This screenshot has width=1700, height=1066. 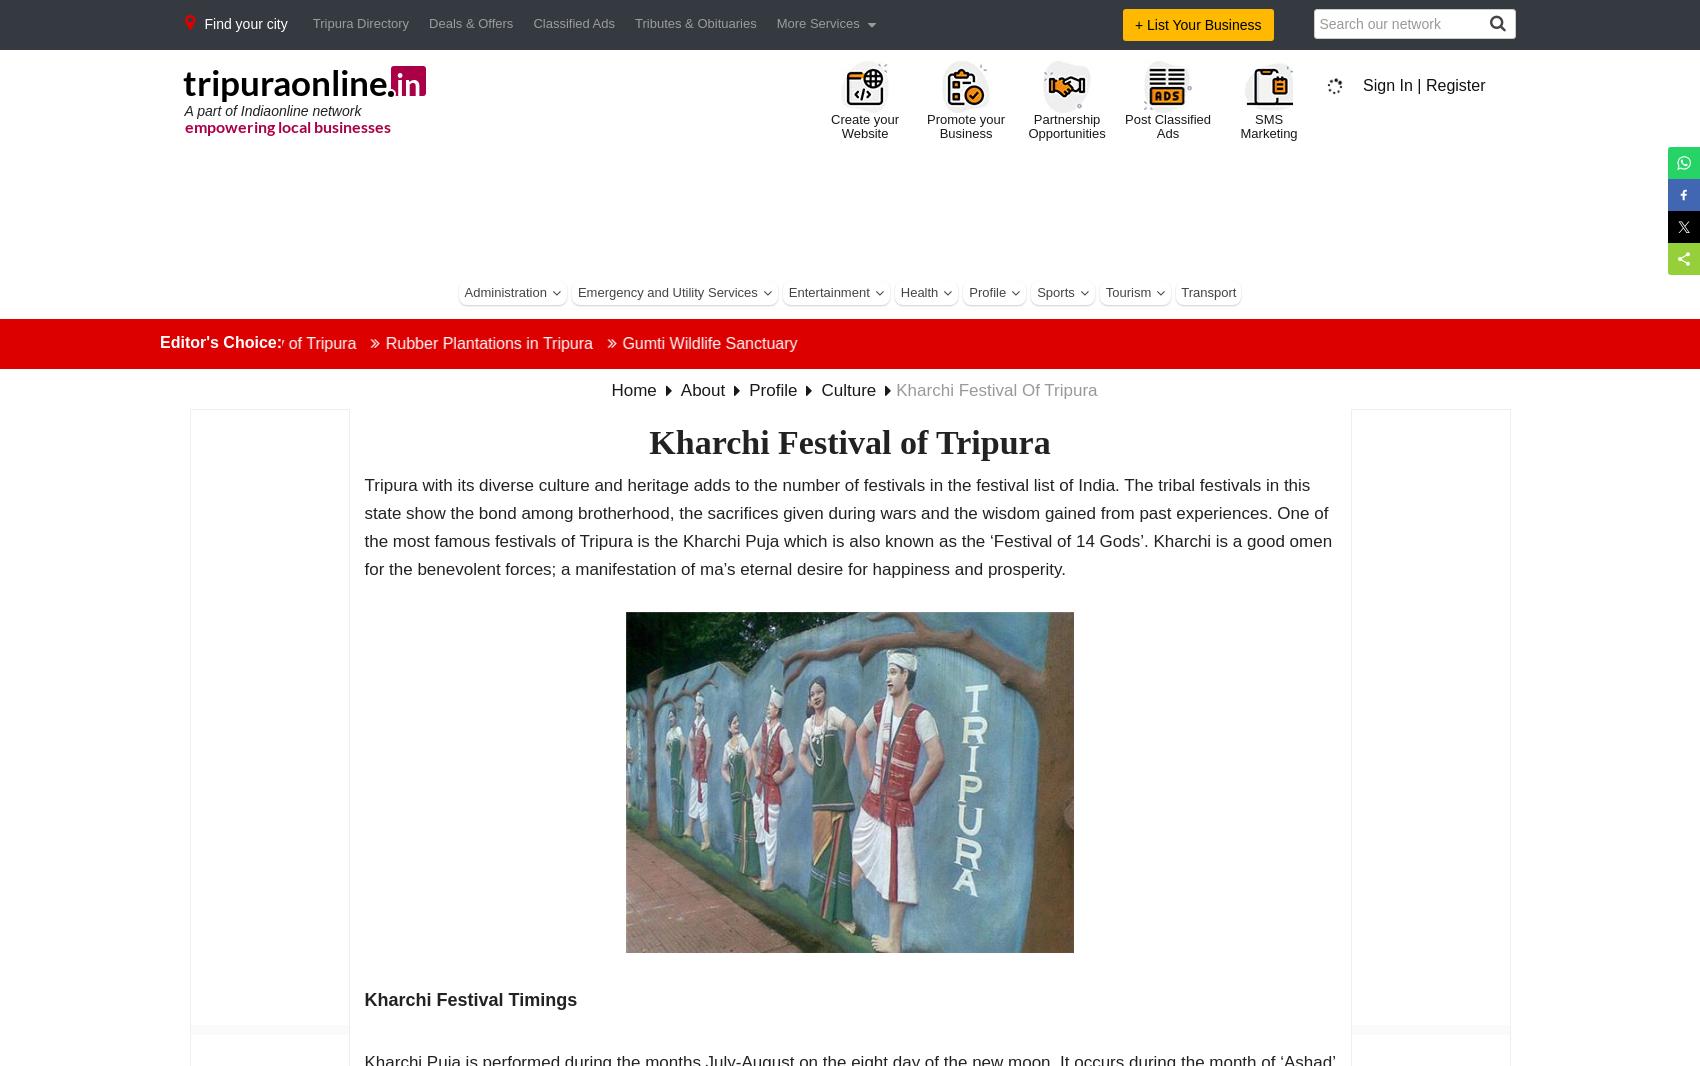 I want to click on 'Classified Ads', so click(x=572, y=22).